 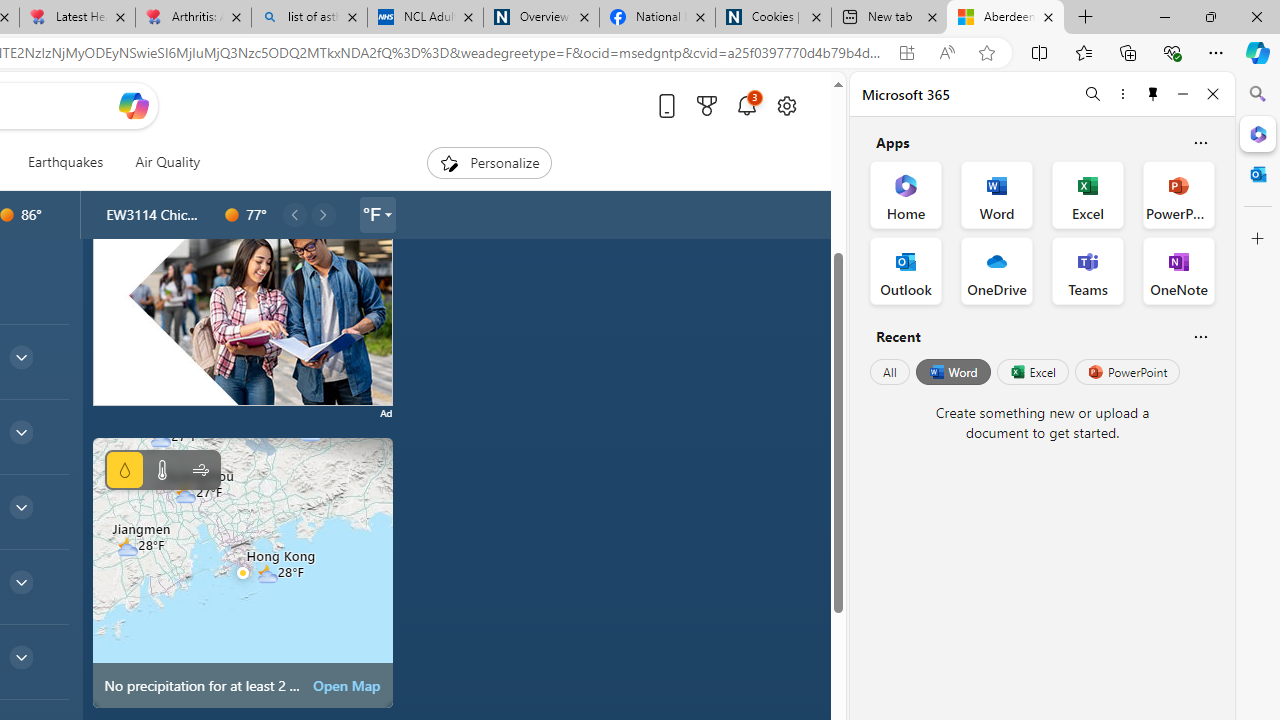 What do you see at coordinates (1032, 372) in the screenshot?
I see `'Excel'` at bounding box center [1032, 372].